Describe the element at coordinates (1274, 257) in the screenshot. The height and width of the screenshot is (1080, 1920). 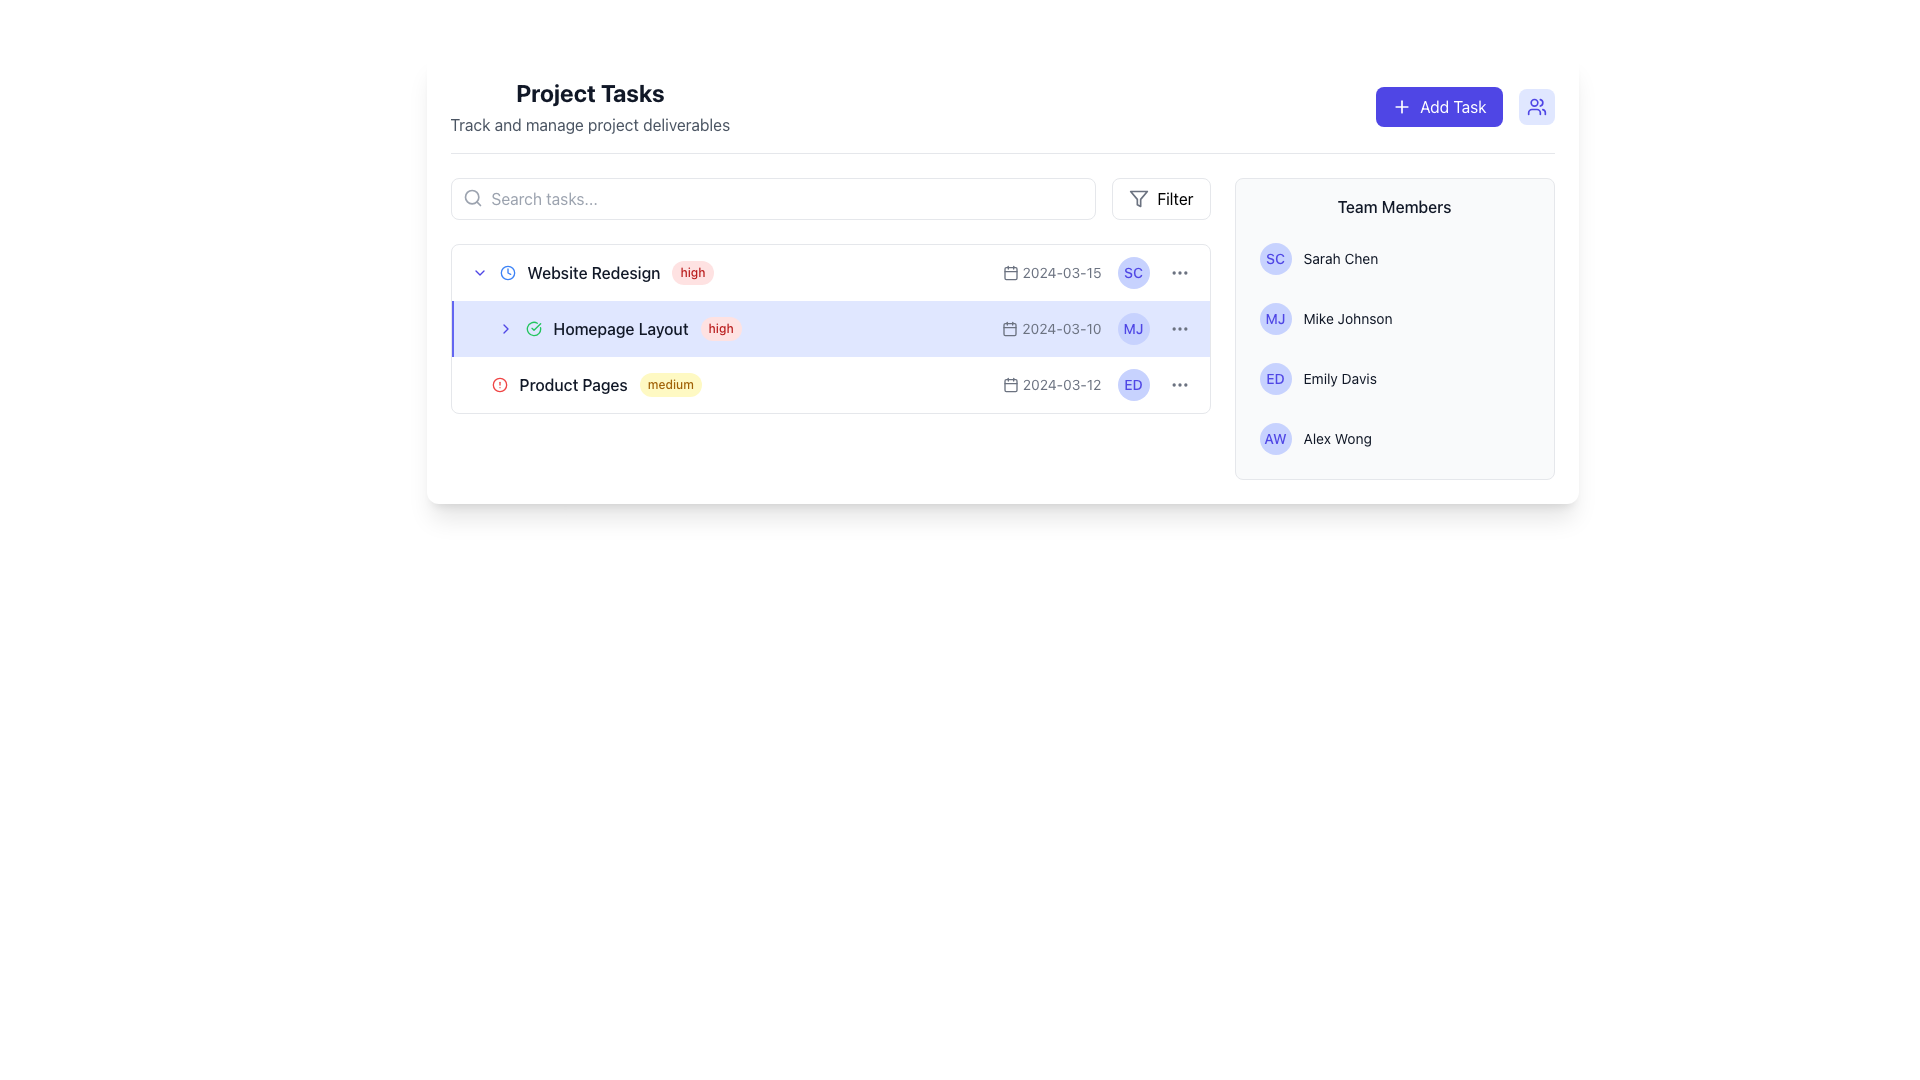
I see `the Circular Avatar representing team member 'Sarah Chen', which displays the initials 'SC' and is located at the leftmost part of the 'Sarah Chen' entry` at that location.